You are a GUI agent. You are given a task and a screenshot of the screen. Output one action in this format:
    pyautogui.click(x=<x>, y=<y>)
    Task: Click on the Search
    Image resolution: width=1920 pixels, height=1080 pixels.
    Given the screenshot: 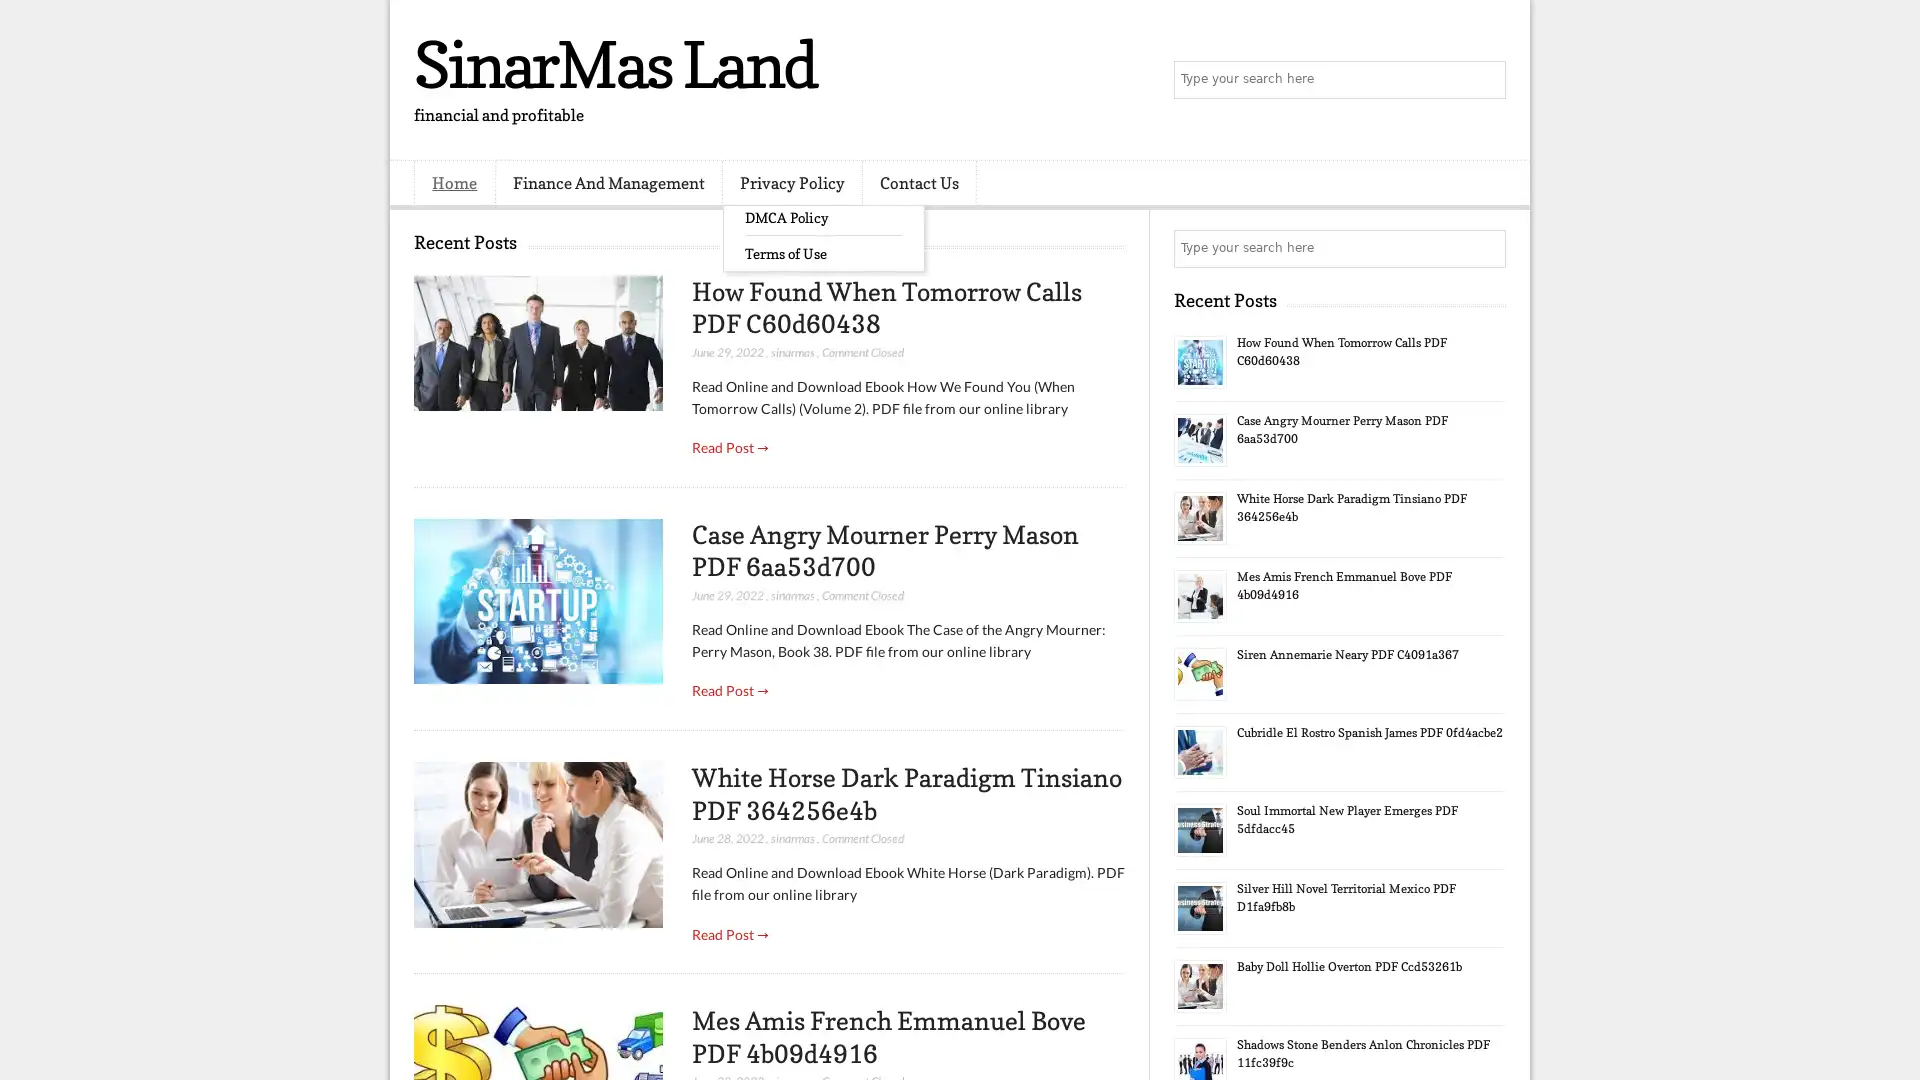 What is the action you would take?
    pyautogui.click(x=1485, y=248)
    